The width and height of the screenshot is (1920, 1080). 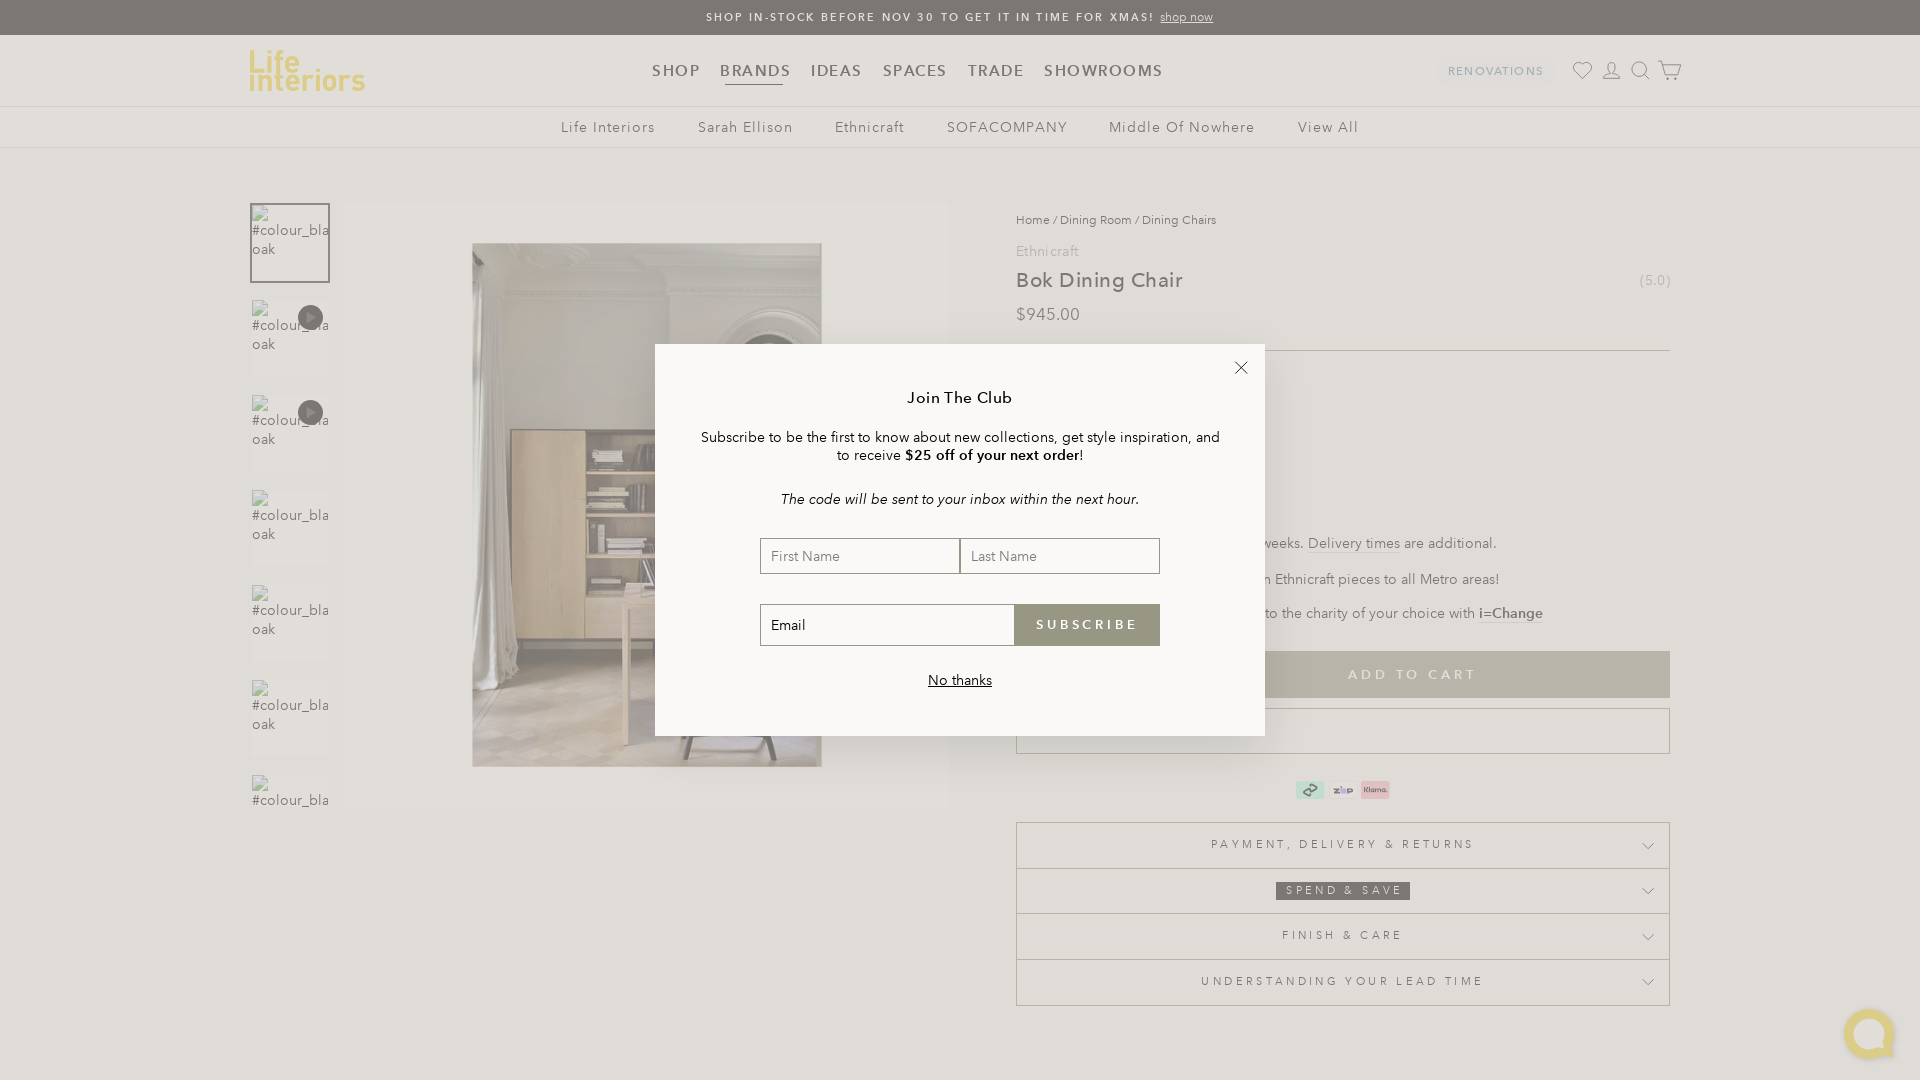 What do you see at coordinates (607, 127) in the screenshot?
I see `'Life Interiors'` at bounding box center [607, 127].